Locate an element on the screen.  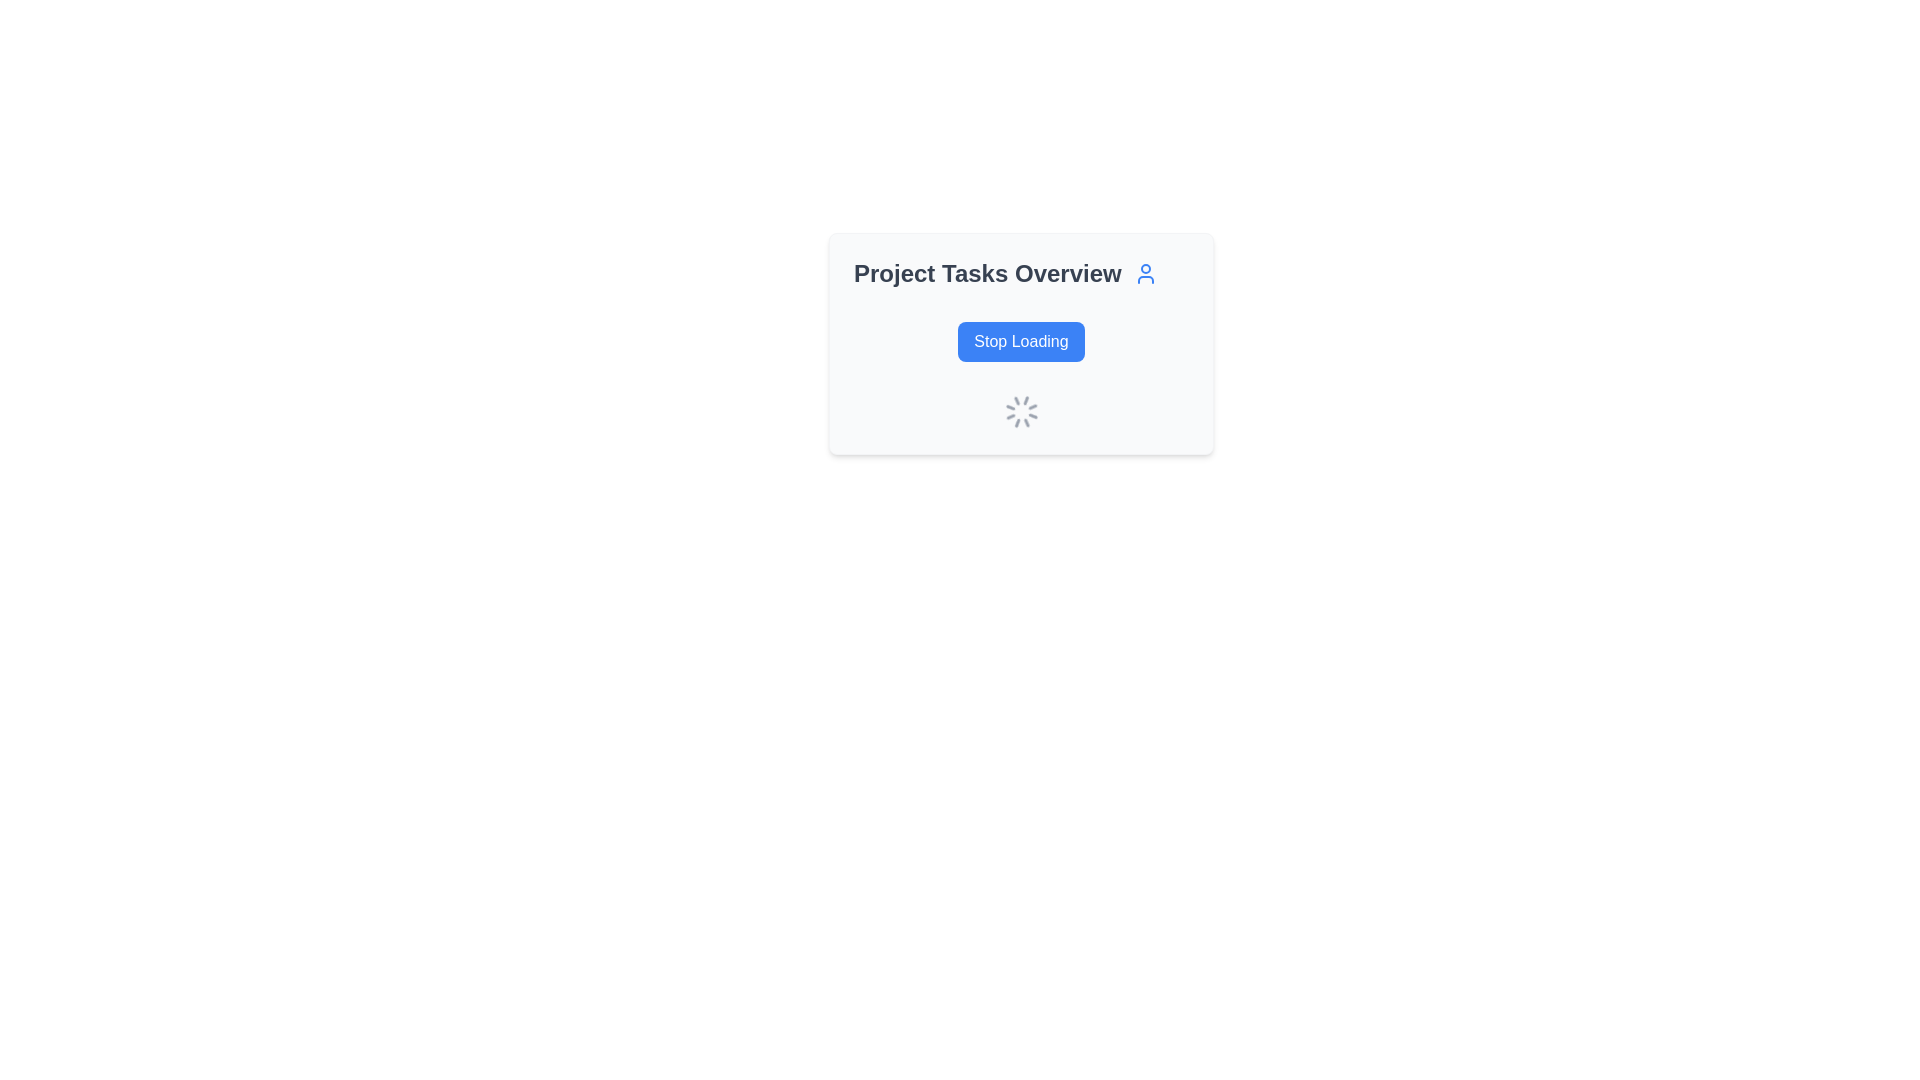
the user icon, which is a blue outline of a head and shoulders, located to the right of the 'Project Tasks Overview' heading is located at coordinates (1145, 273).